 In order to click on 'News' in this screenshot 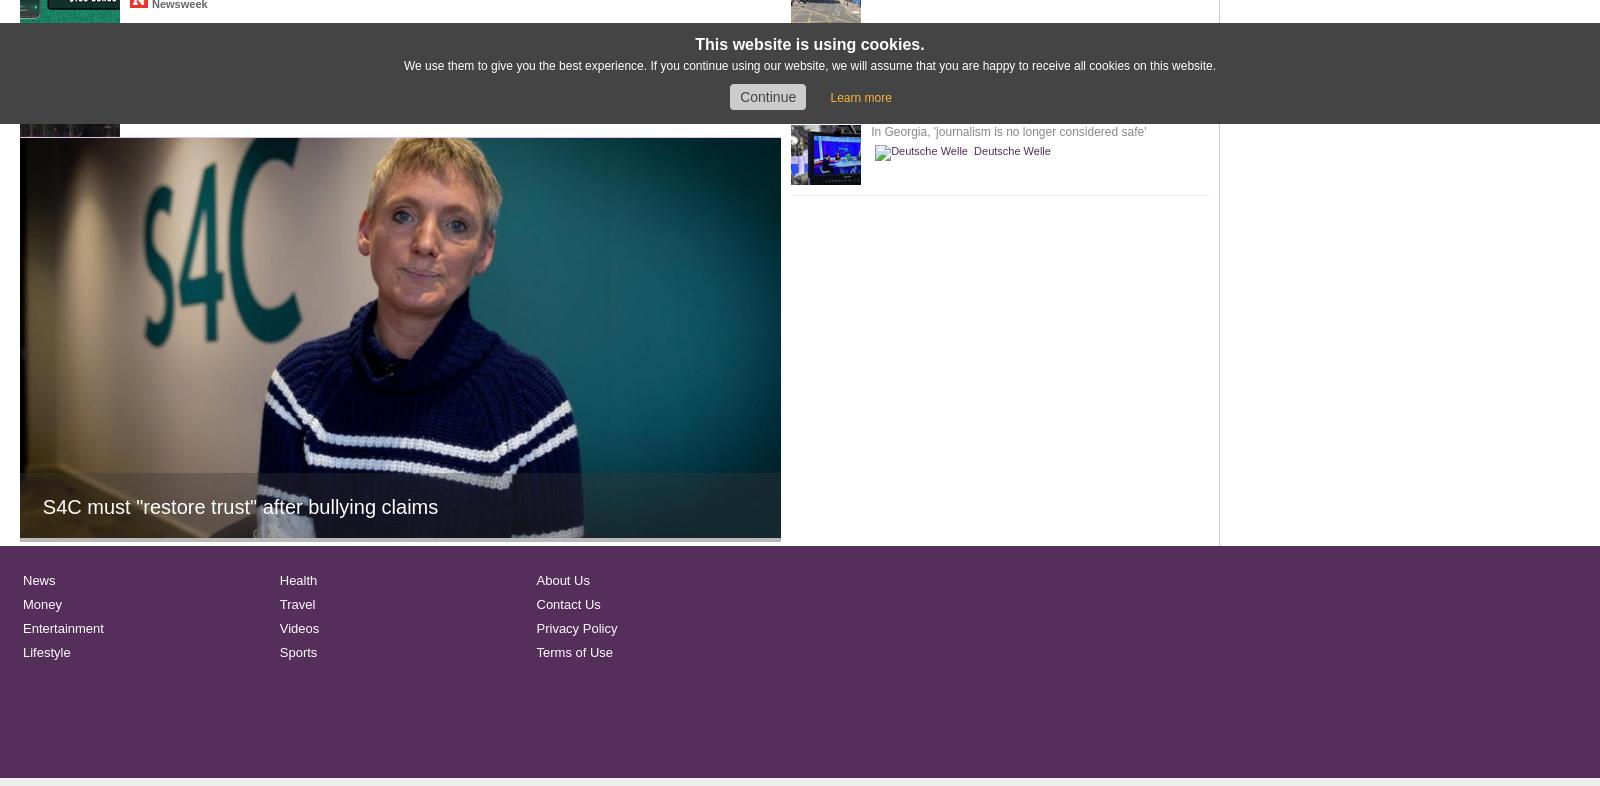, I will do `click(38, 579)`.